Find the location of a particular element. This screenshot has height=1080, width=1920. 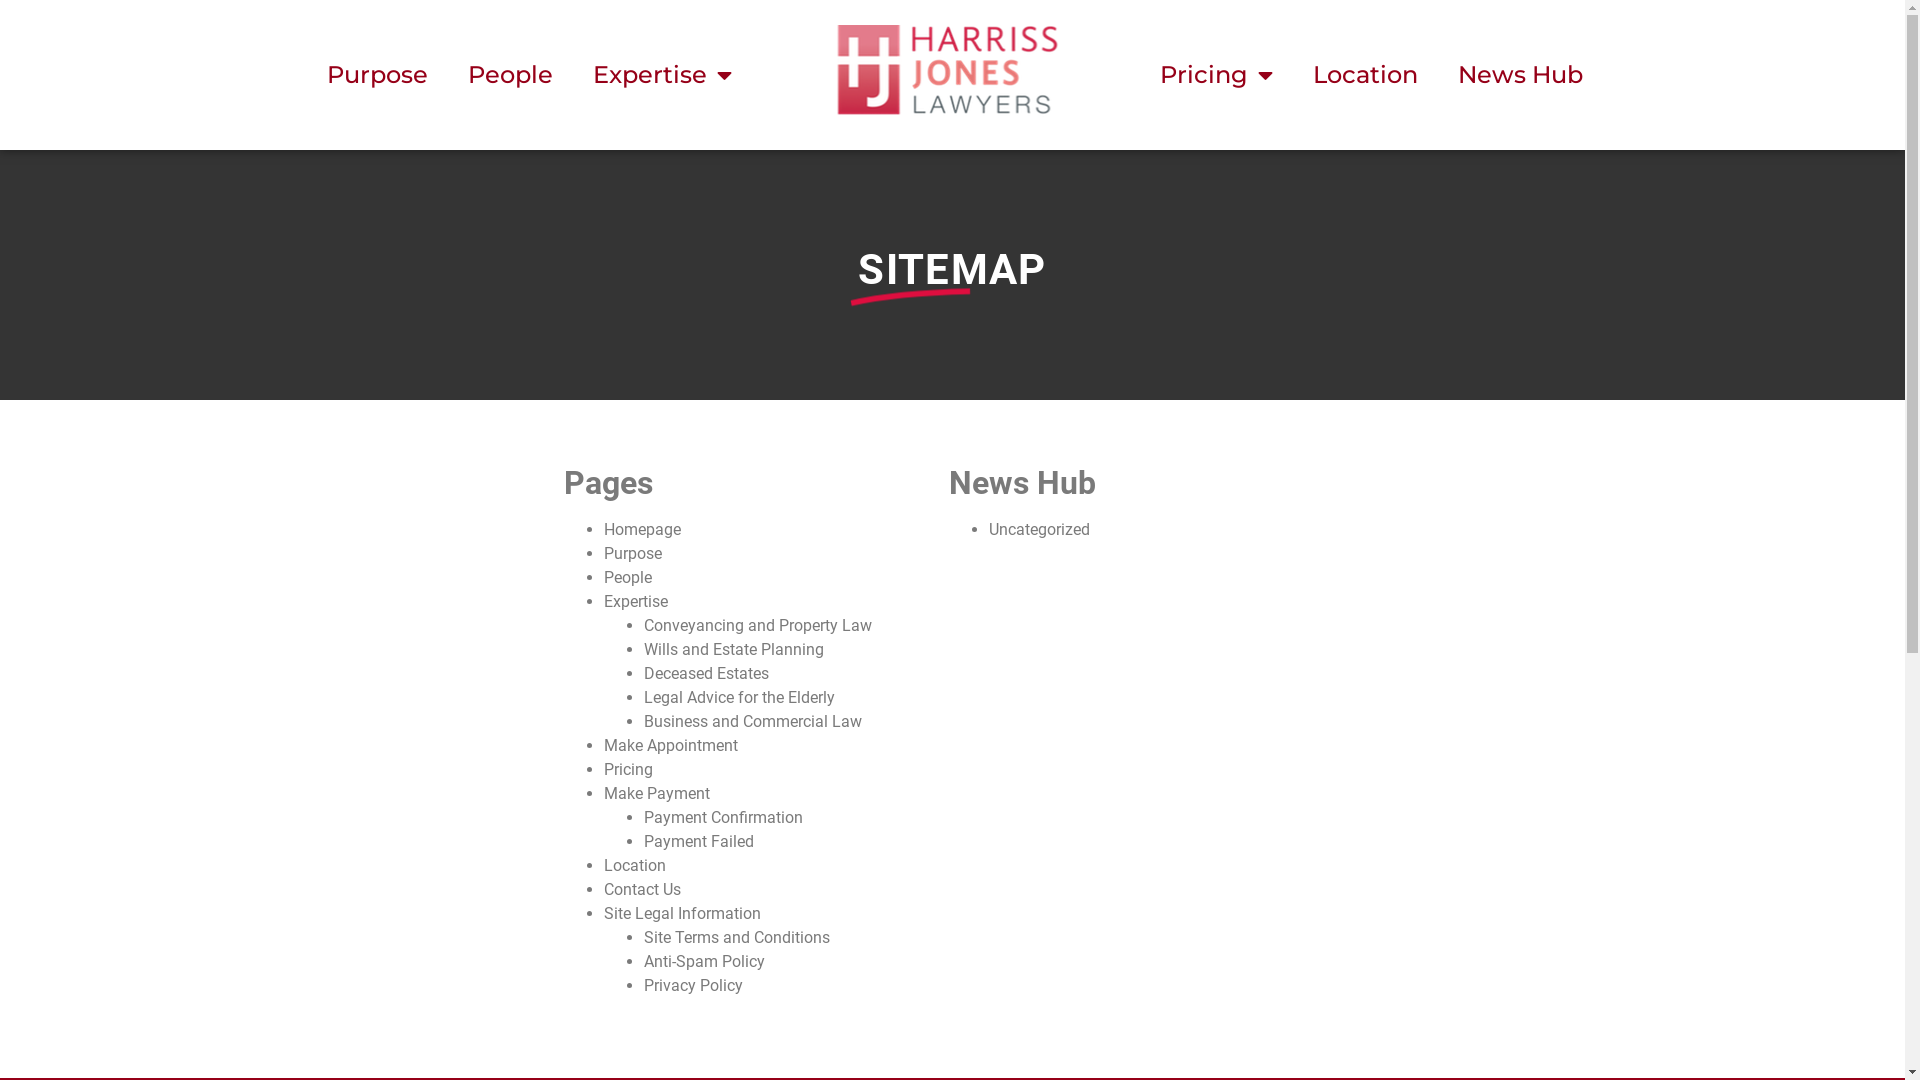

'Uncategorized' is located at coordinates (1039, 528).